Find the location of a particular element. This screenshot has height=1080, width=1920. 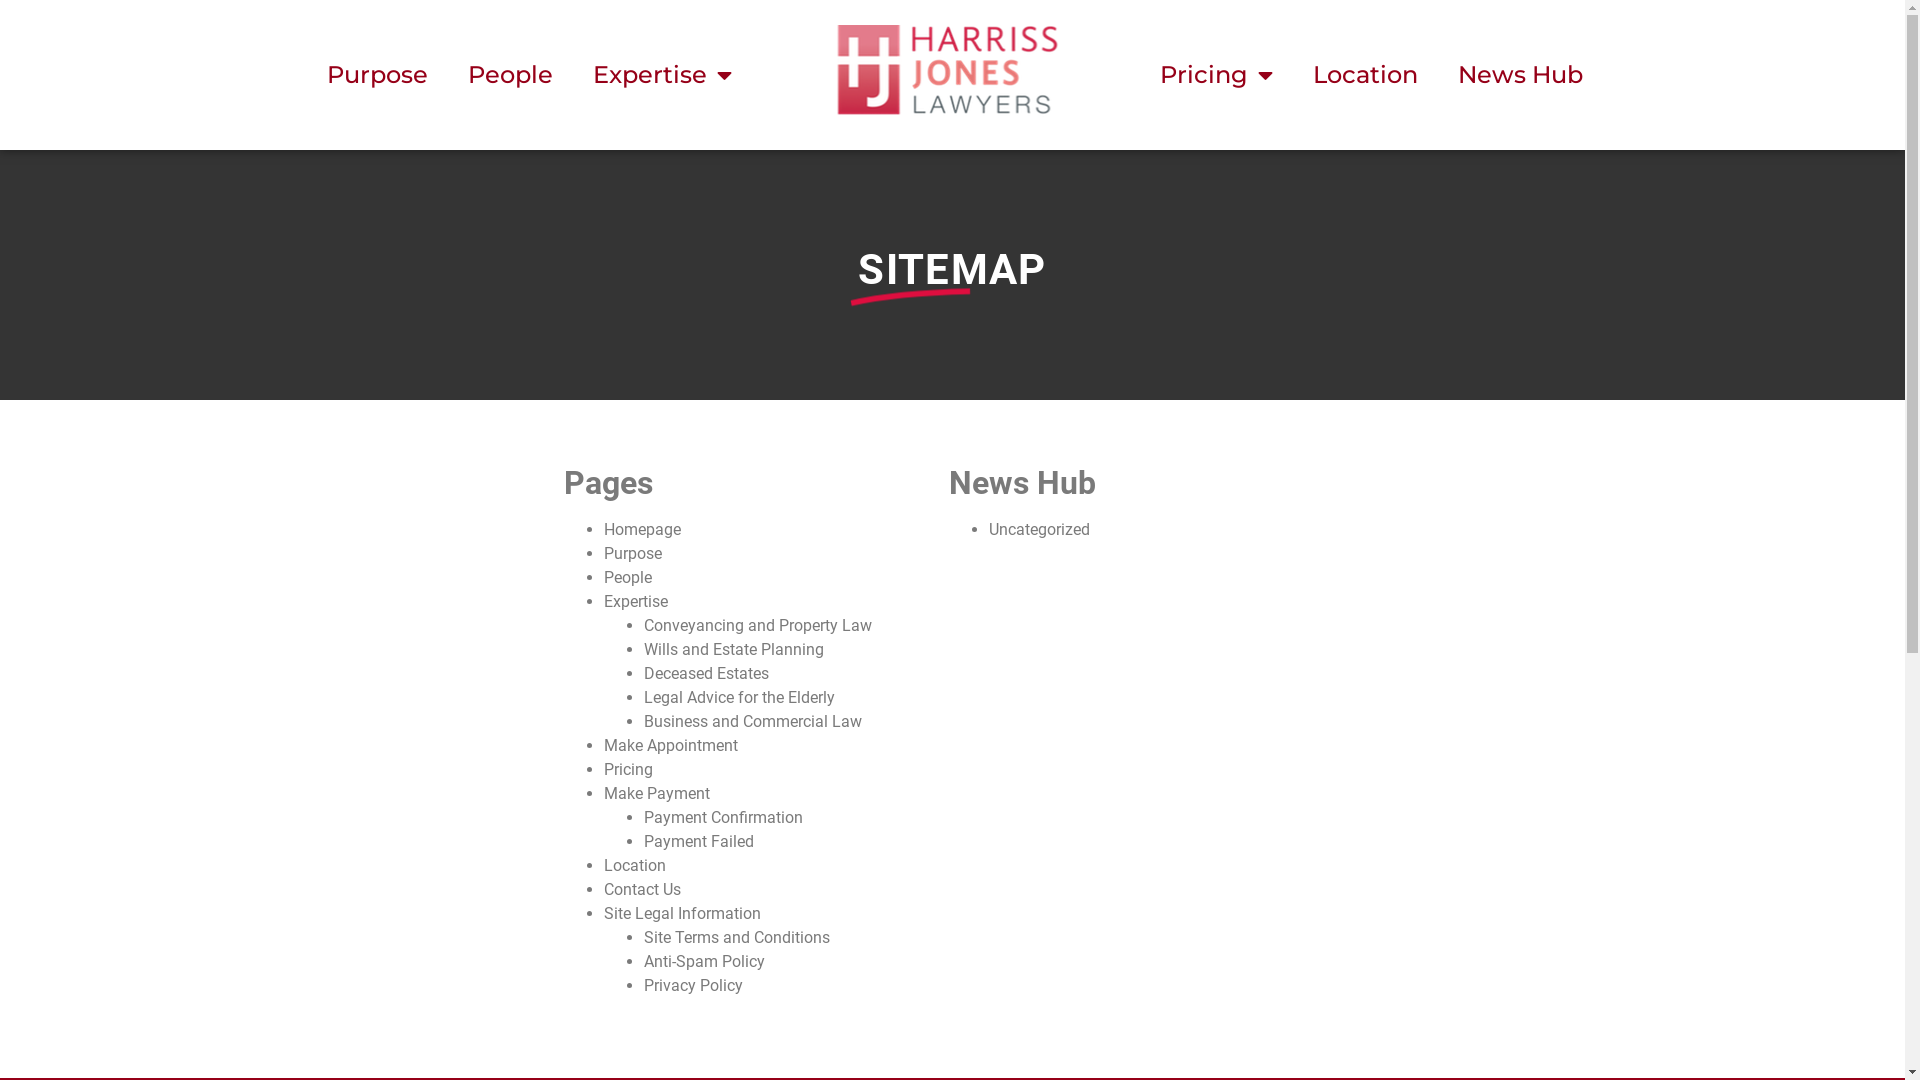

'Uncategorized' is located at coordinates (1039, 528).